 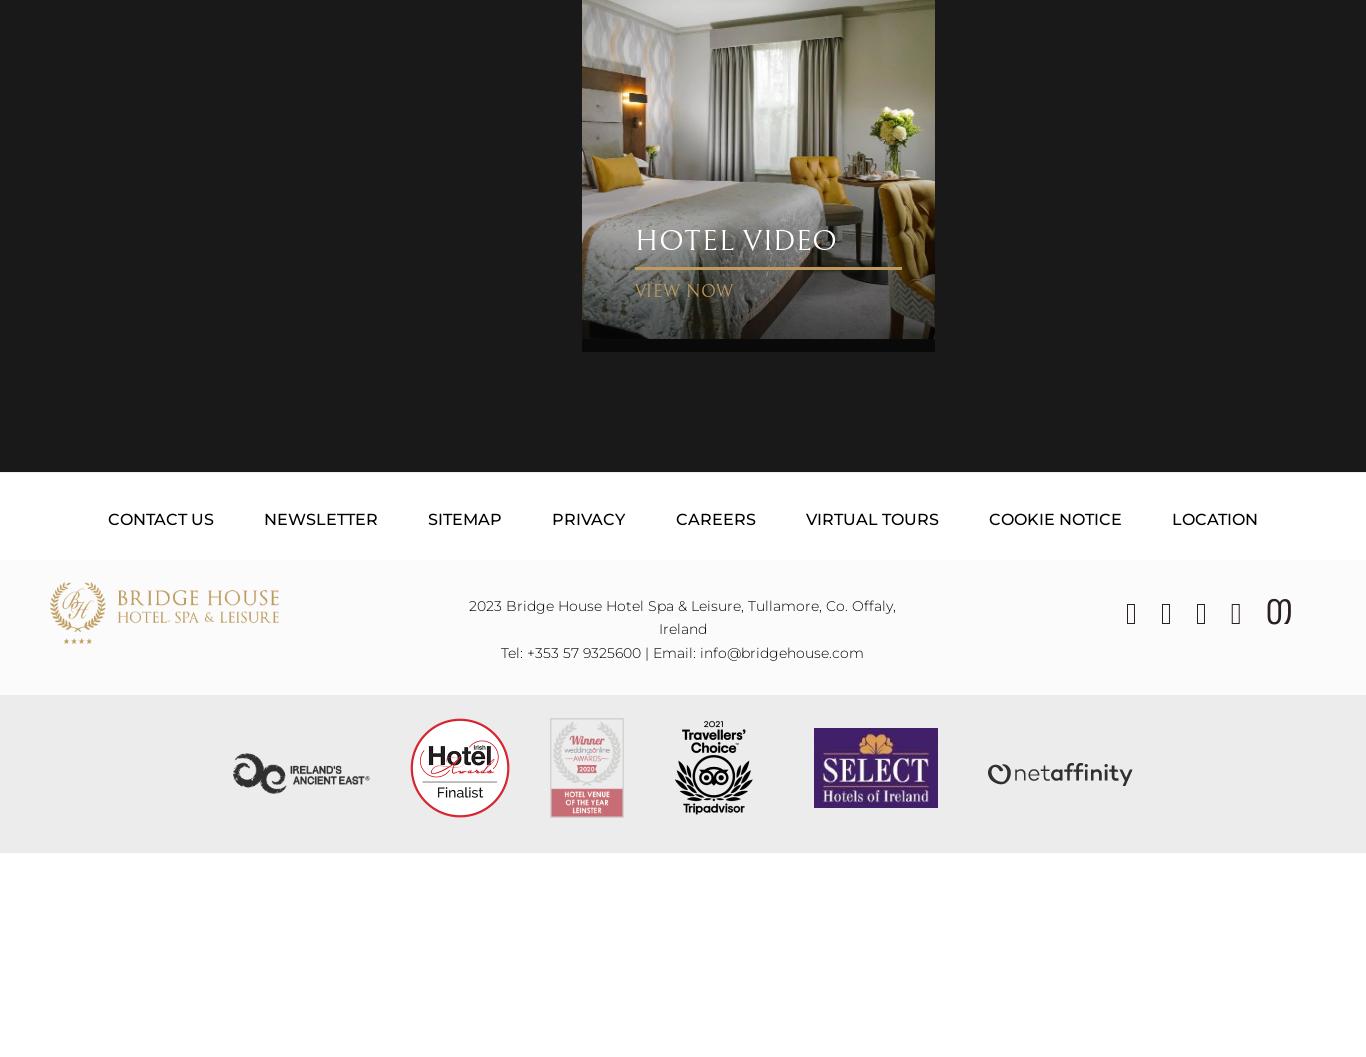 I want to click on 'Why Book With Us?', so click(x=666, y=1032).